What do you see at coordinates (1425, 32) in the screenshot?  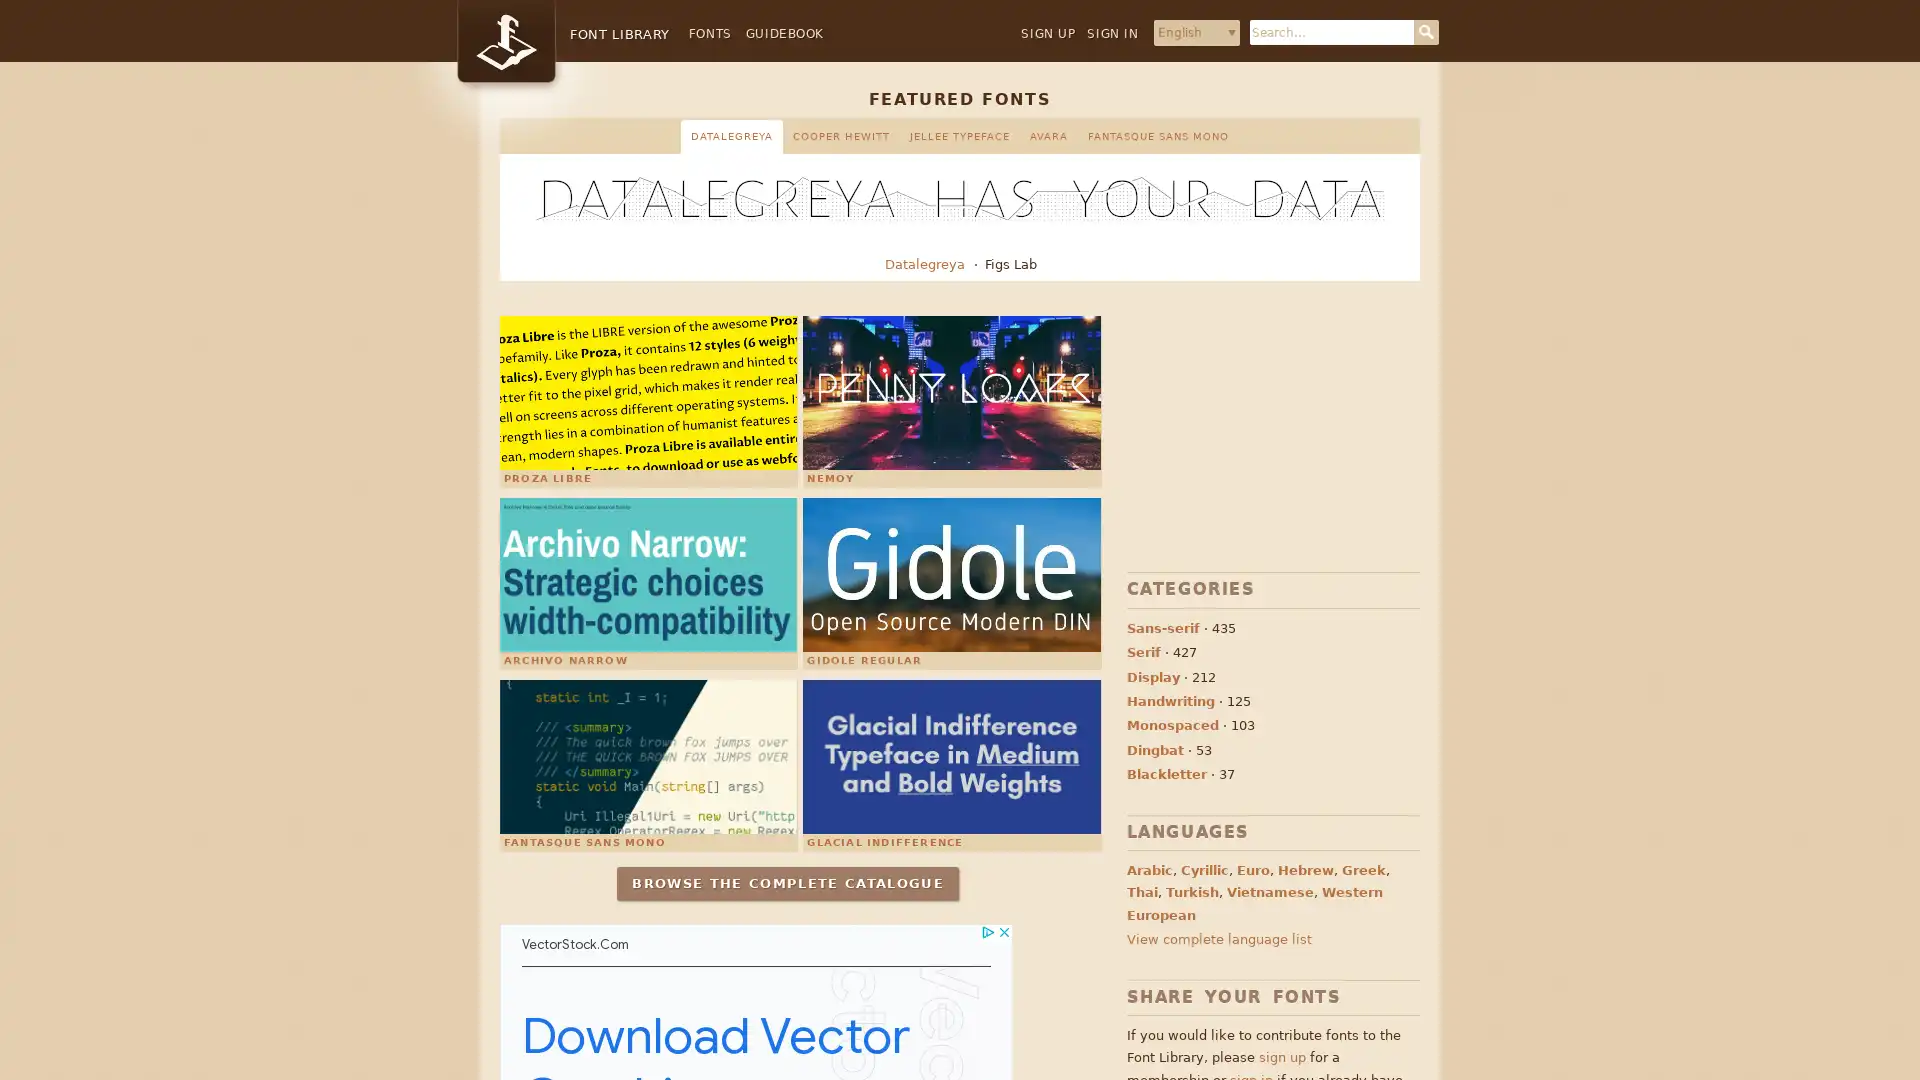 I see `Search` at bounding box center [1425, 32].